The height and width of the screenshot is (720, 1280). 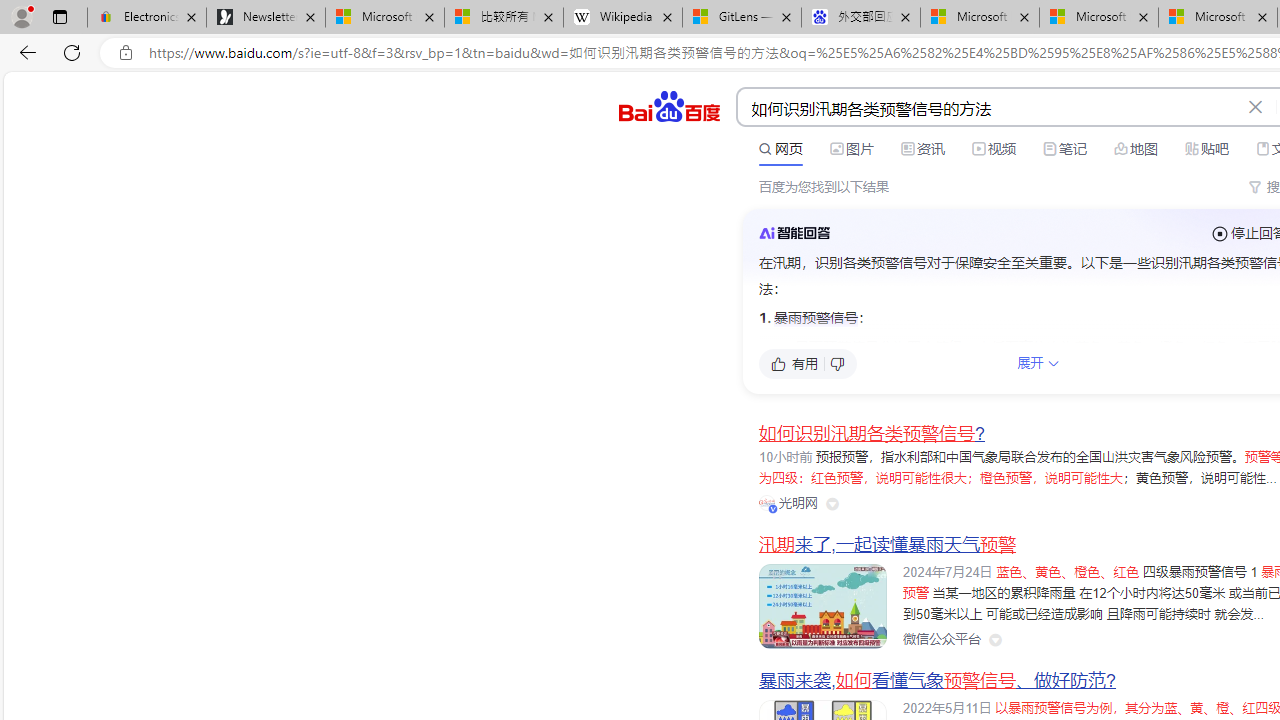 What do you see at coordinates (146, 17) in the screenshot?
I see `'Electronics, Cars, Fashion, Collectibles & More | eBay'` at bounding box center [146, 17].